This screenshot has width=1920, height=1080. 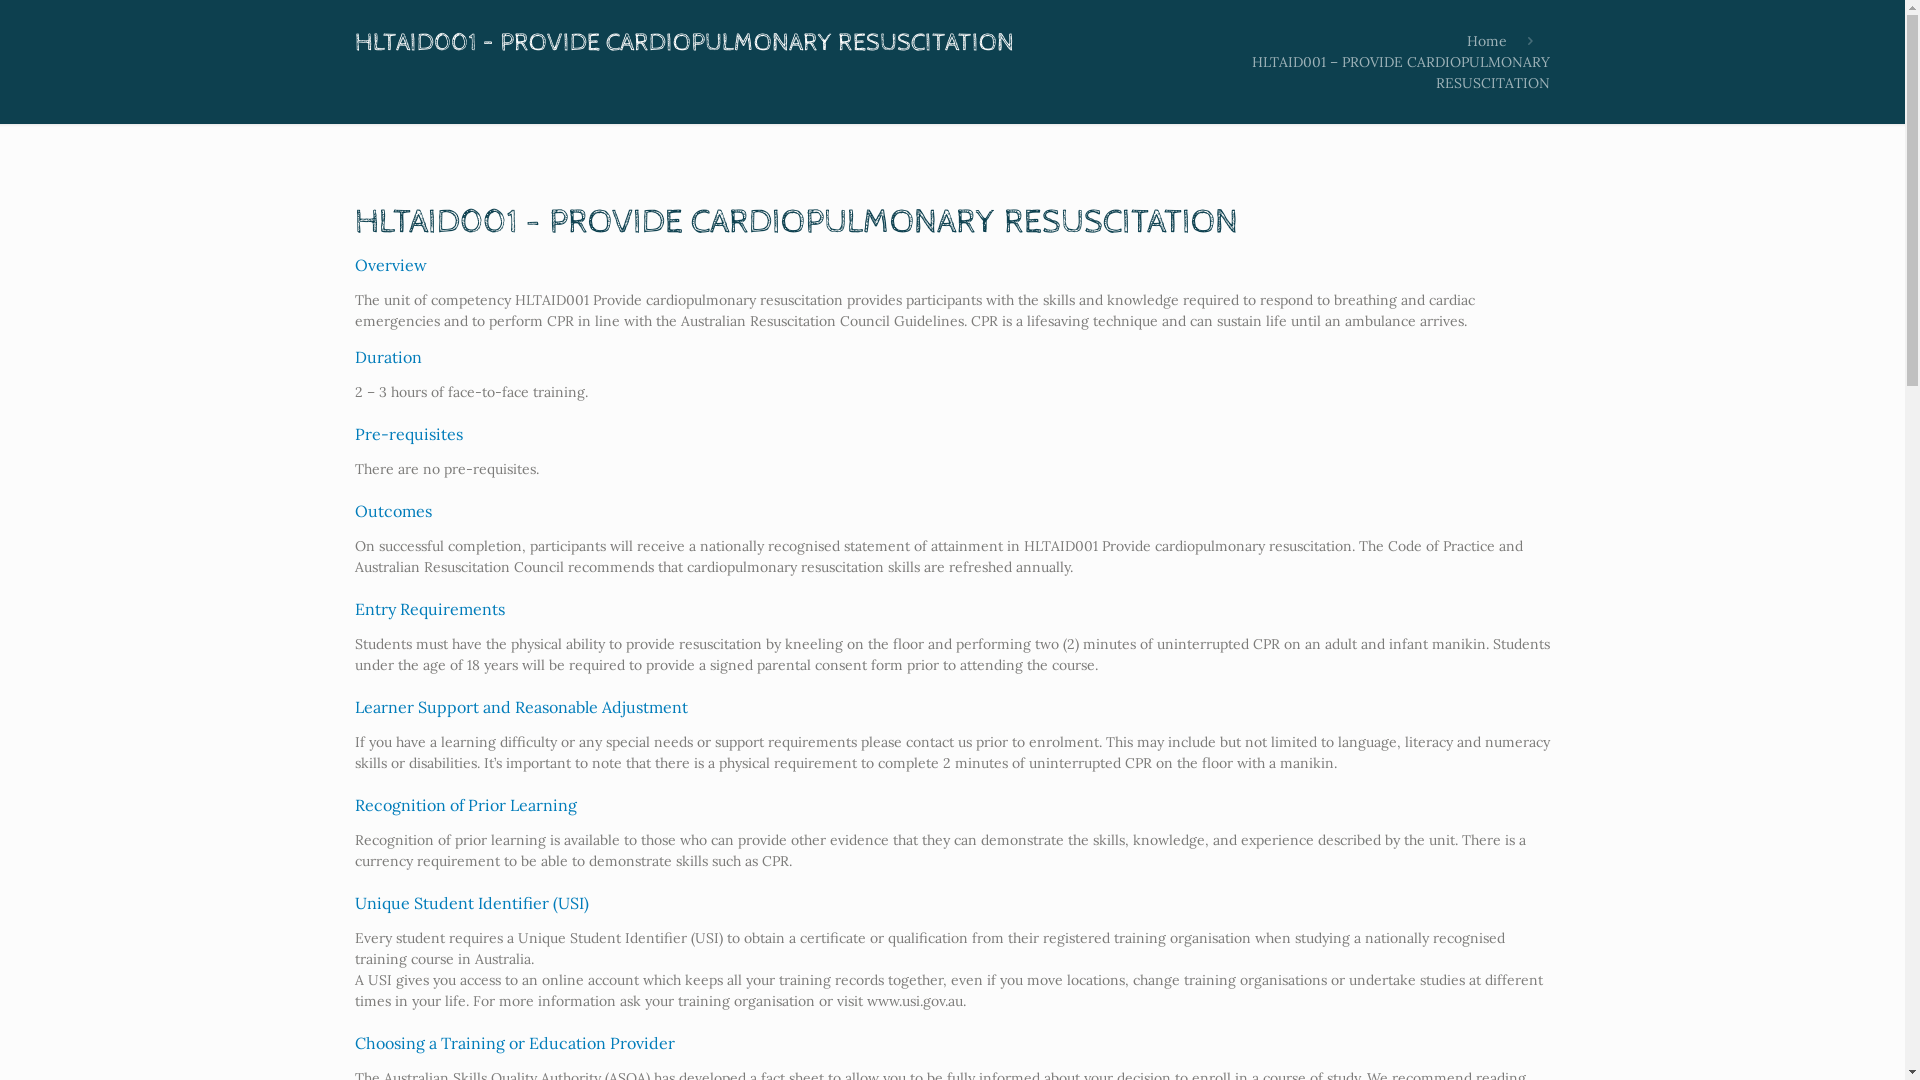 What do you see at coordinates (1487, 41) in the screenshot?
I see `'Home'` at bounding box center [1487, 41].